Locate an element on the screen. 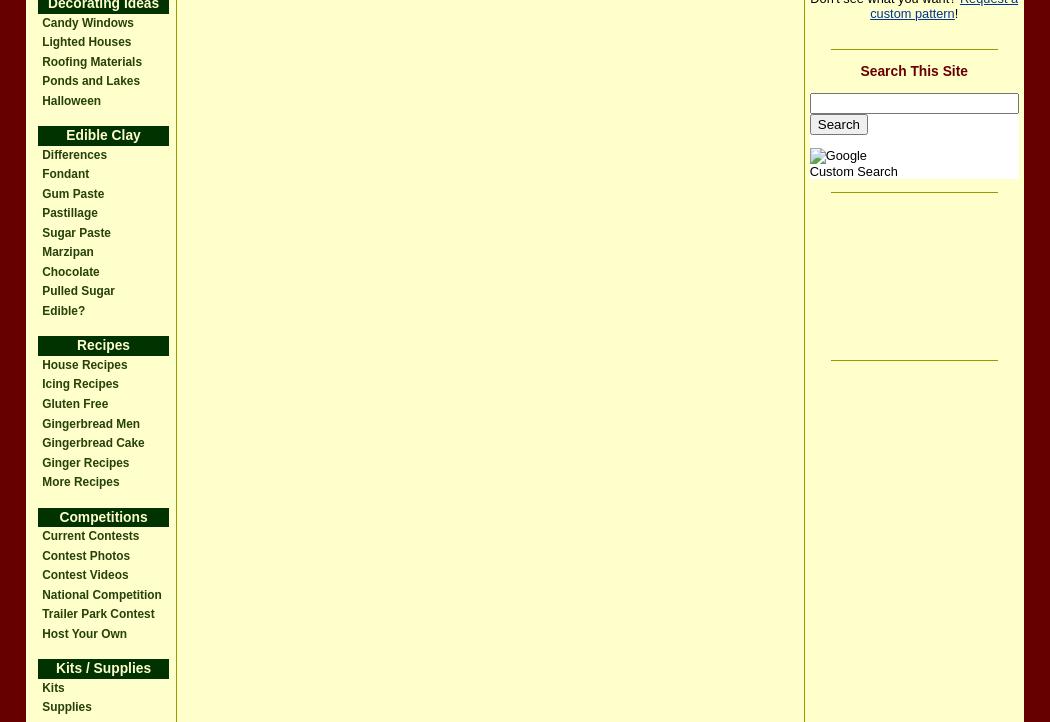 This screenshot has width=1050, height=722. 'Kits' is located at coordinates (52, 685).